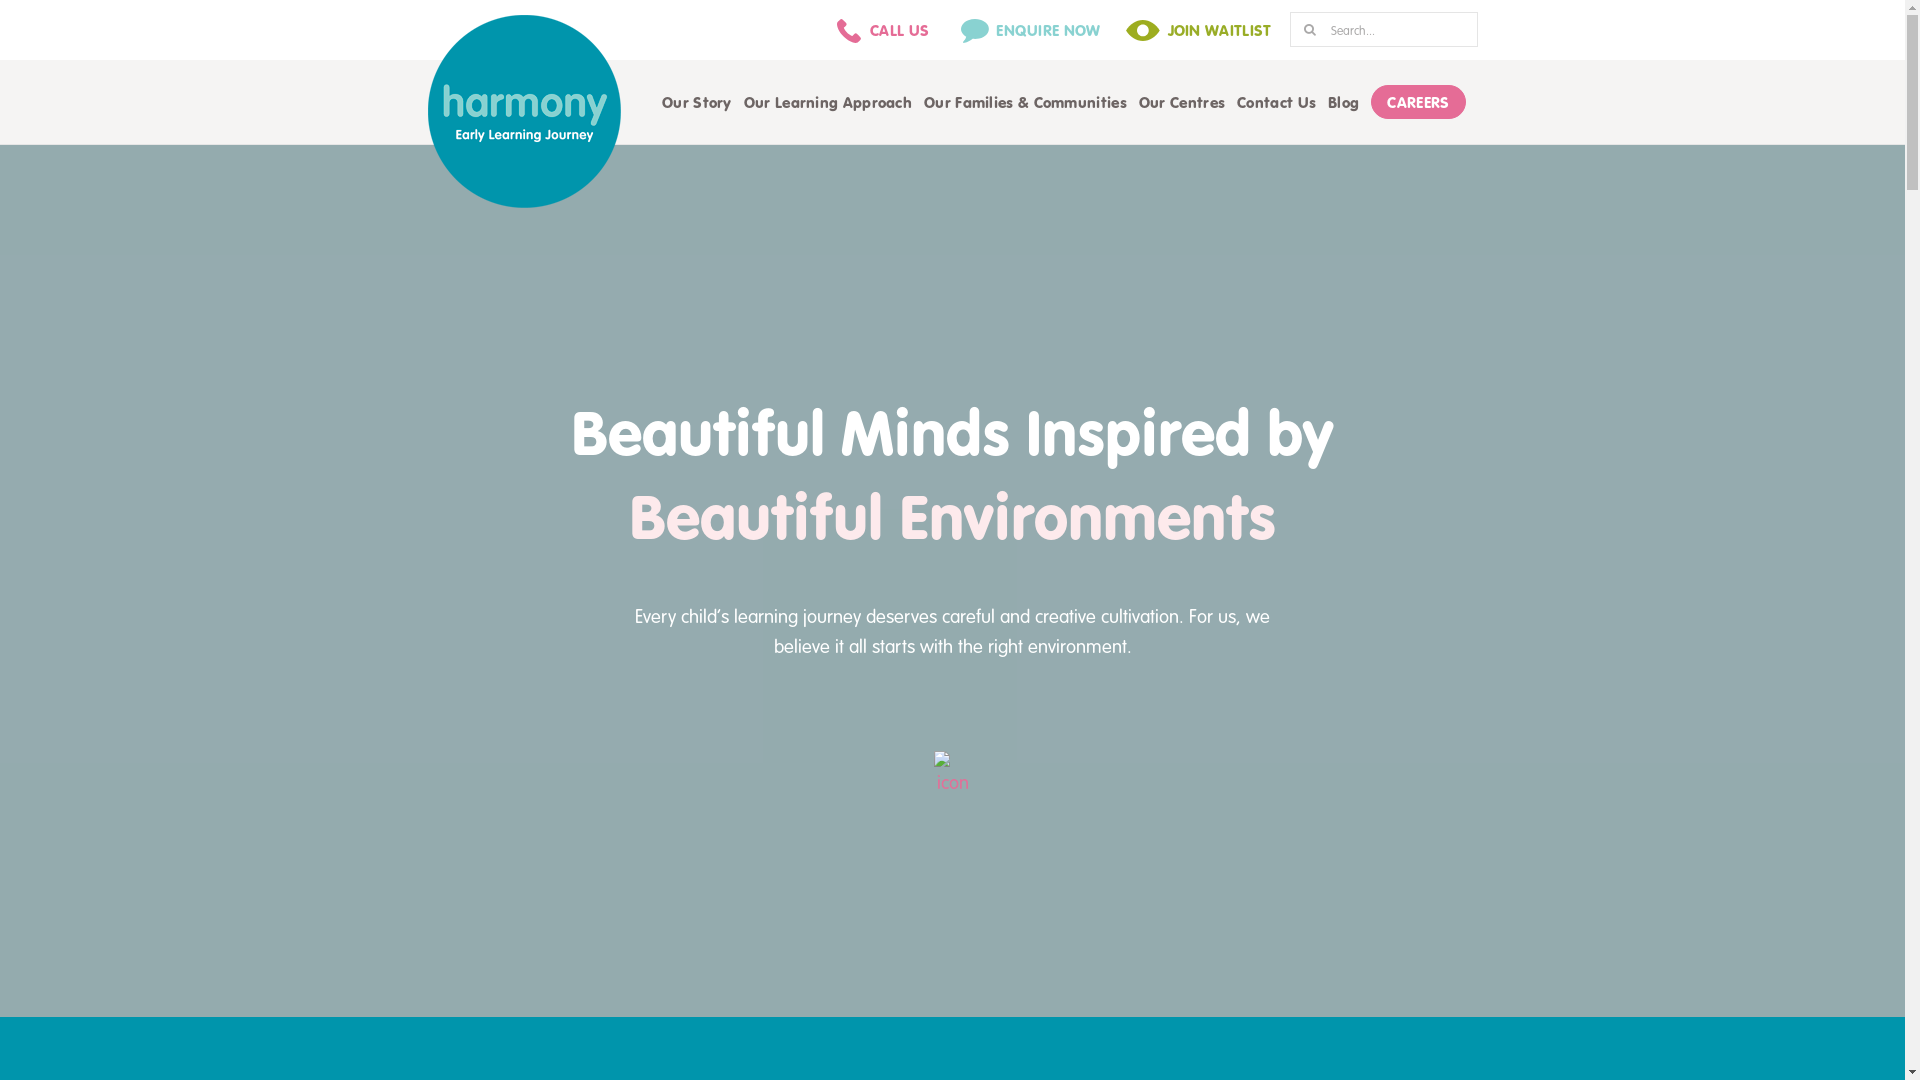  I want to click on 'Our Learning Approach', so click(828, 101).